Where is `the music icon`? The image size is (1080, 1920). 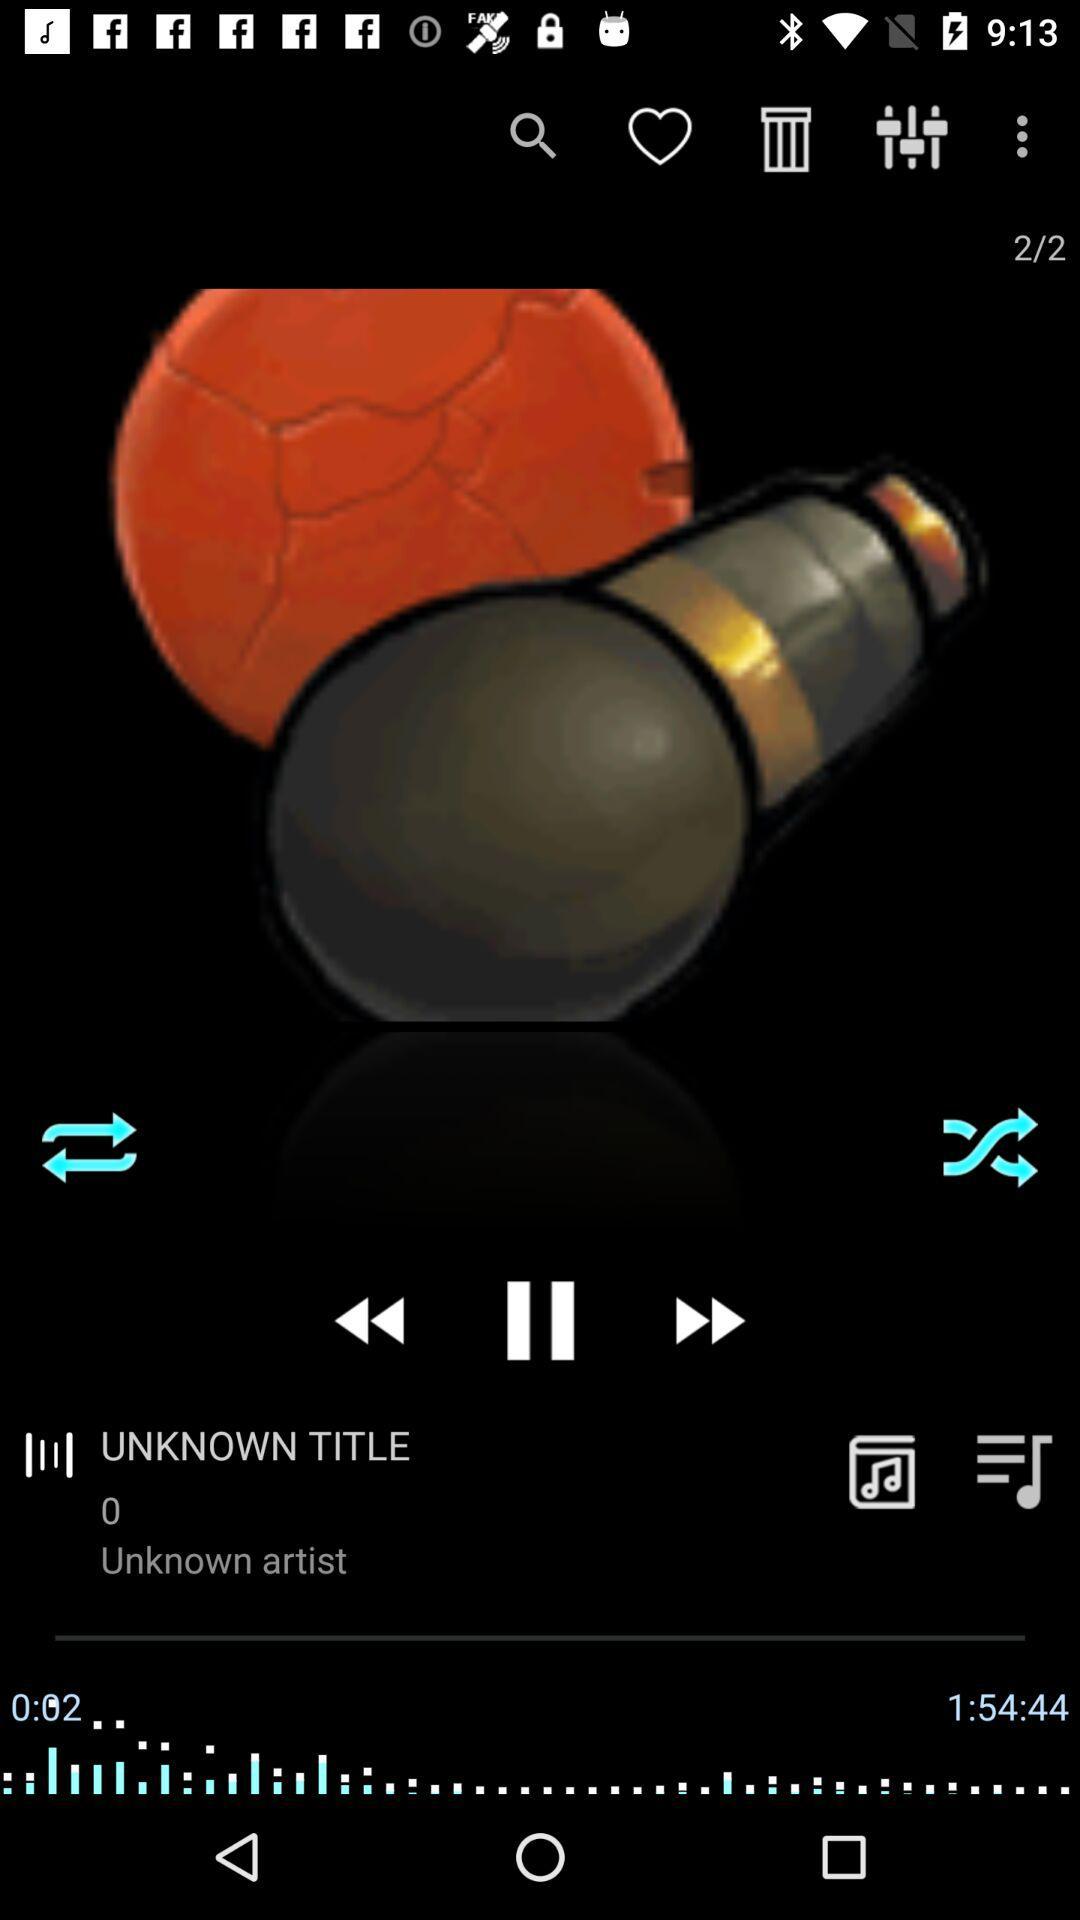 the music icon is located at coordinates (881, 1470).